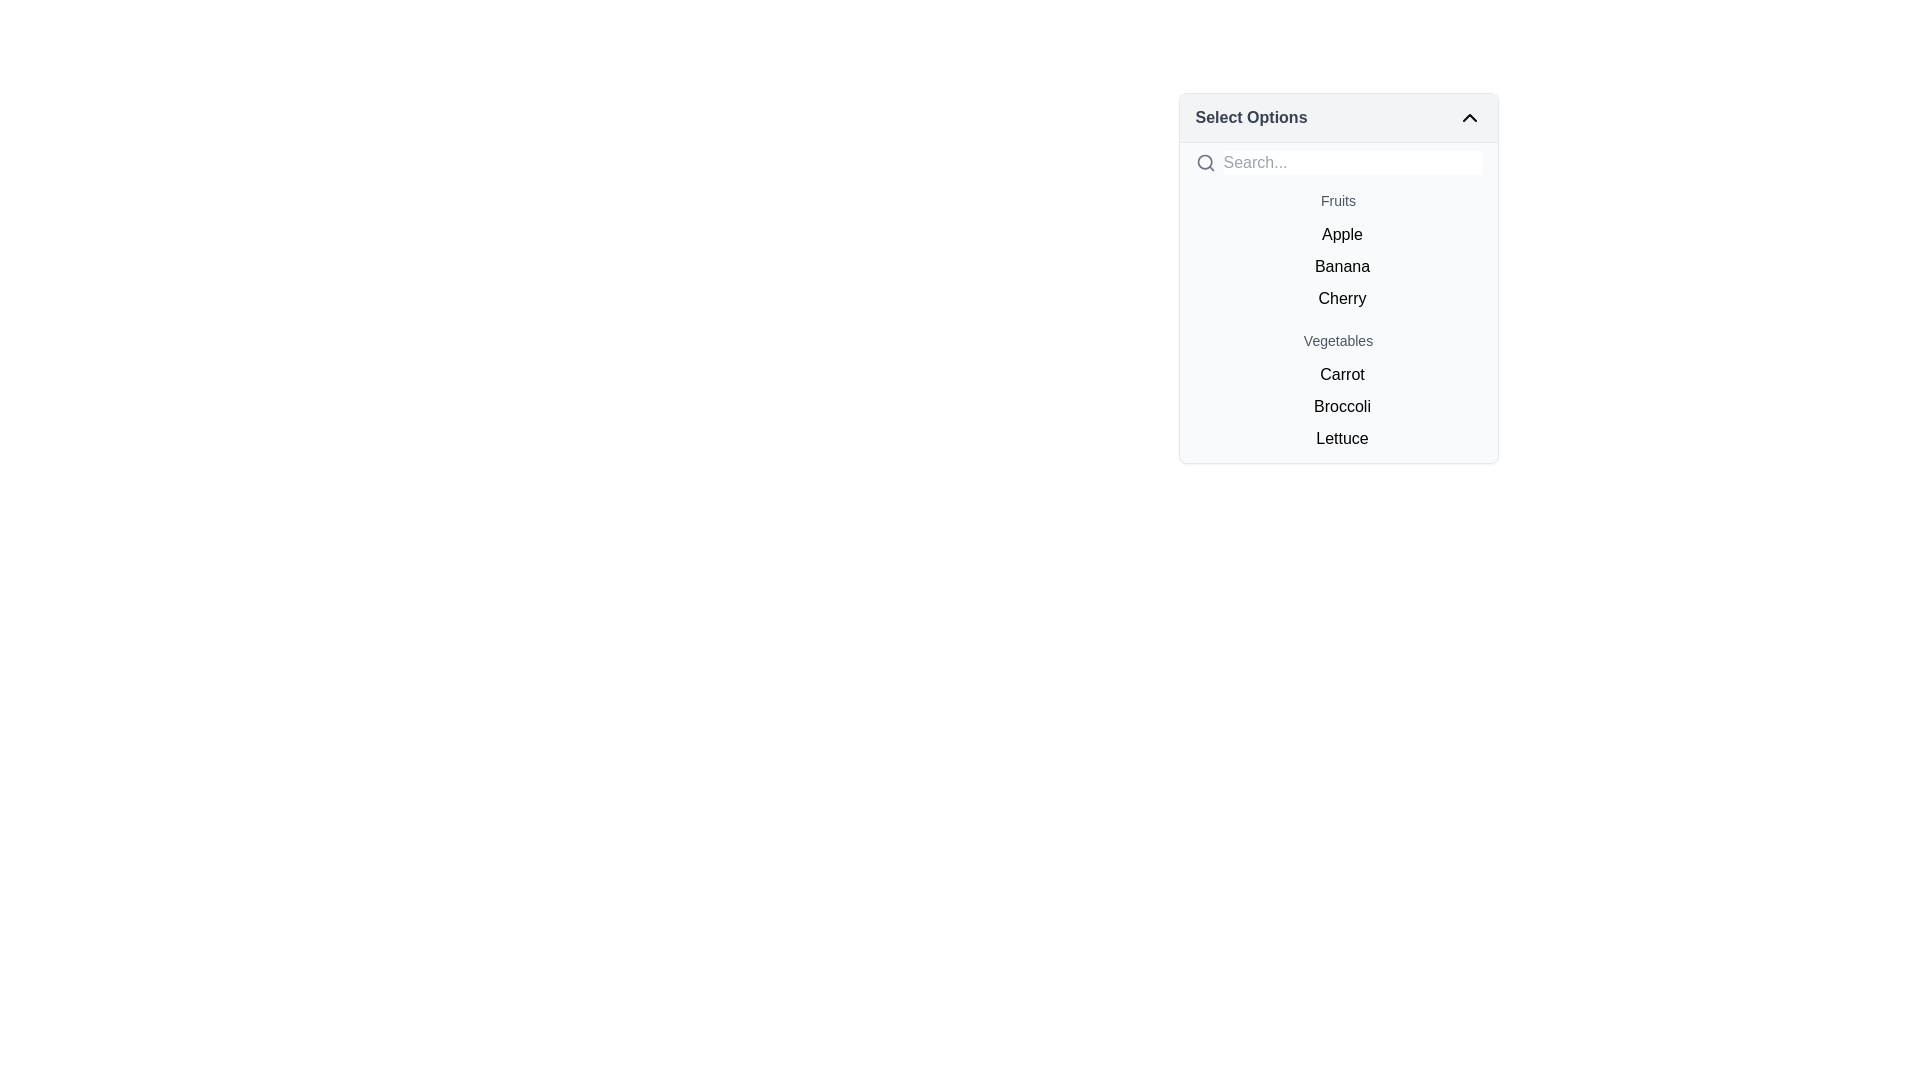 This screenshot has width=1920, height=1080. Describe the element at coordinates (1342, 374) in the screenshot. I see `the first entry under the 'Vegetables' section in the dropdown menu` at that location.